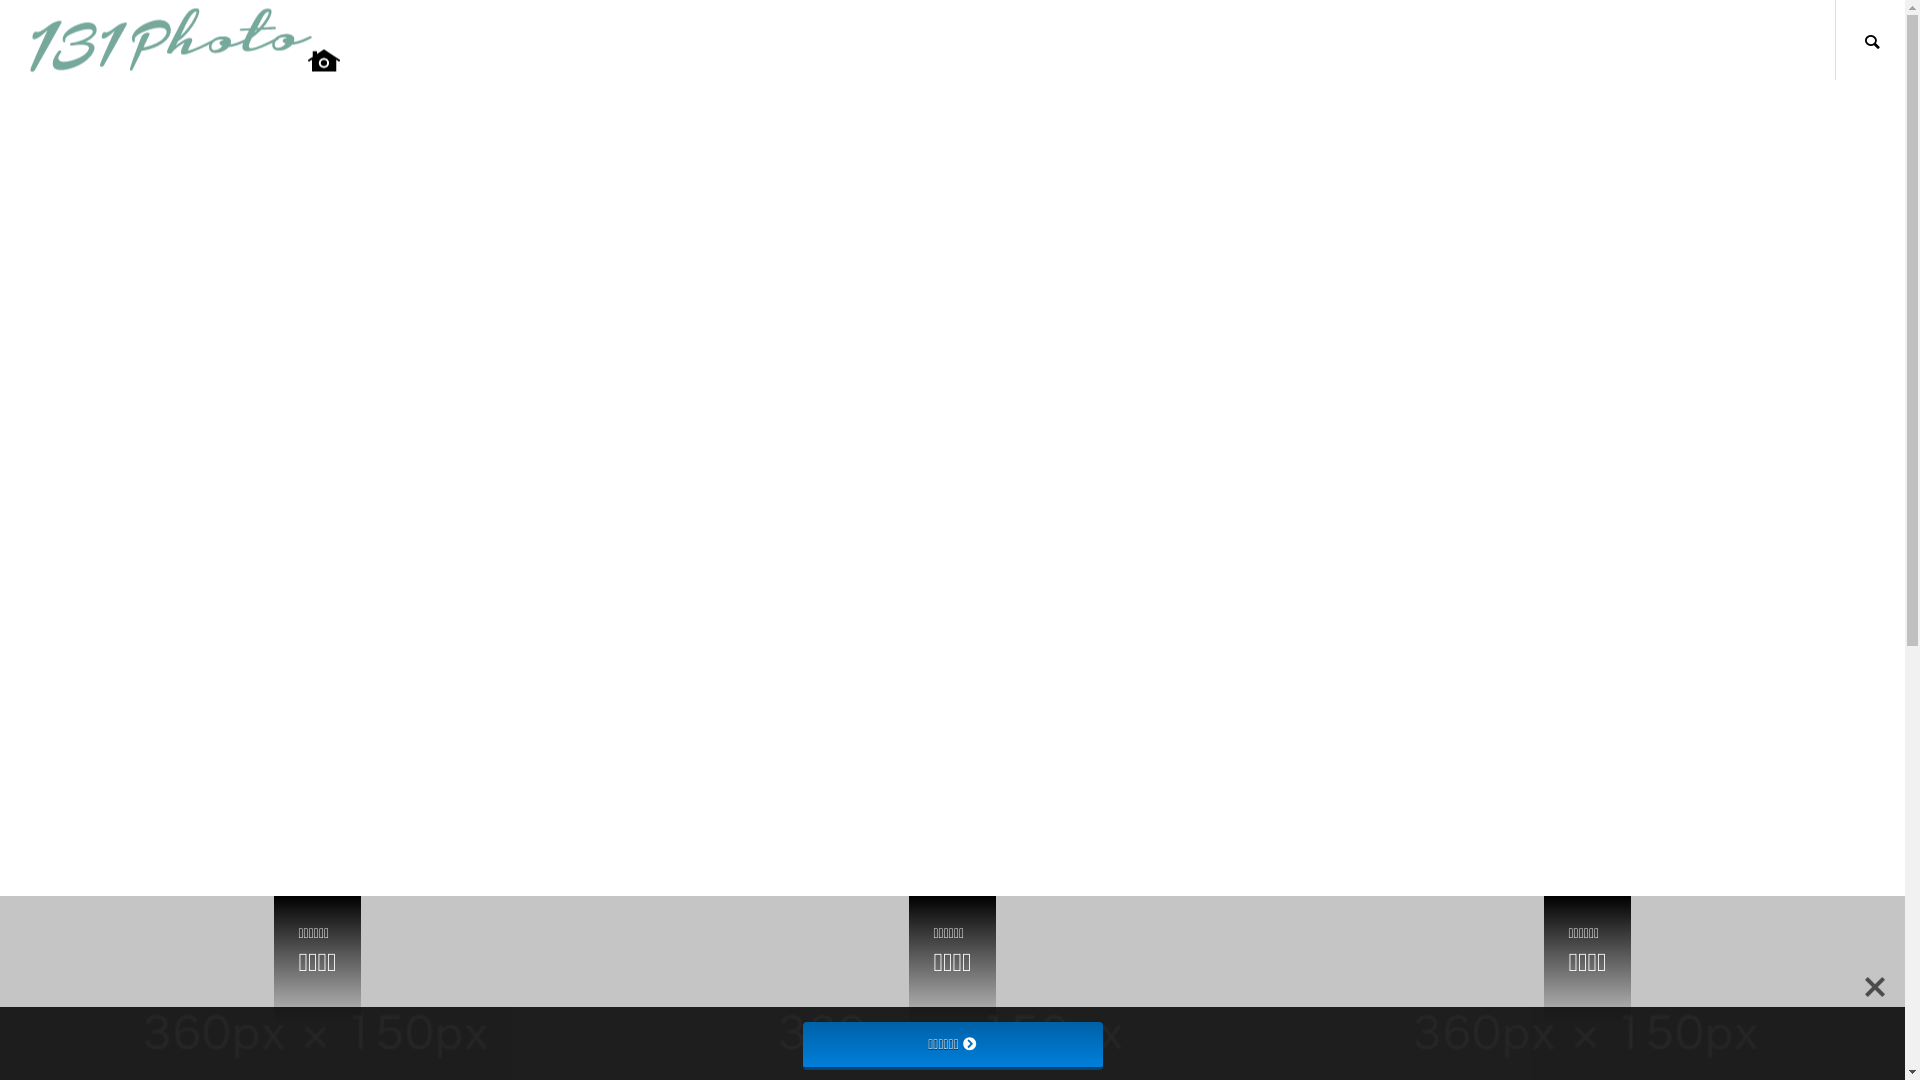 The image size is (1920, 1080). I want to click on '131 Photo', so click(185, 40).